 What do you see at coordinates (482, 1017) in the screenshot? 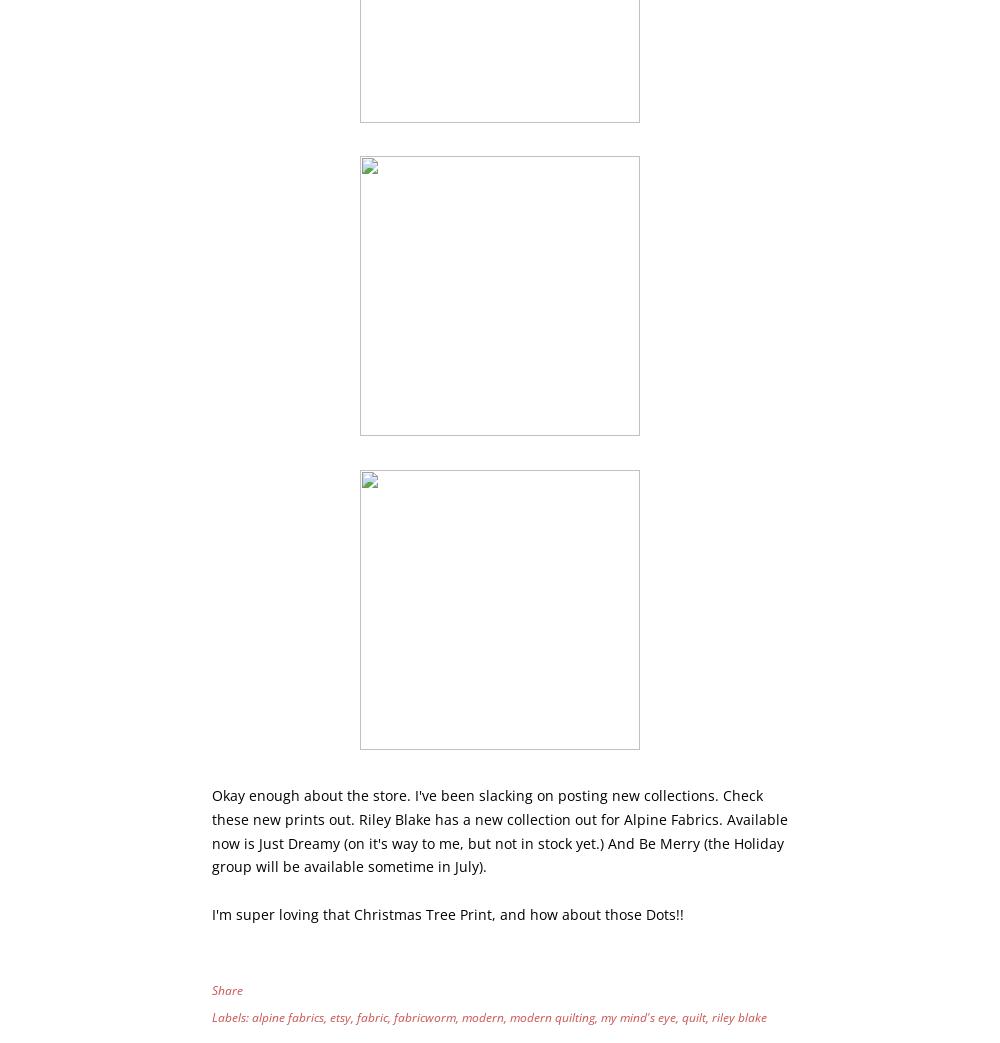
I see `'modern'` at bounding box center [482, 1017].